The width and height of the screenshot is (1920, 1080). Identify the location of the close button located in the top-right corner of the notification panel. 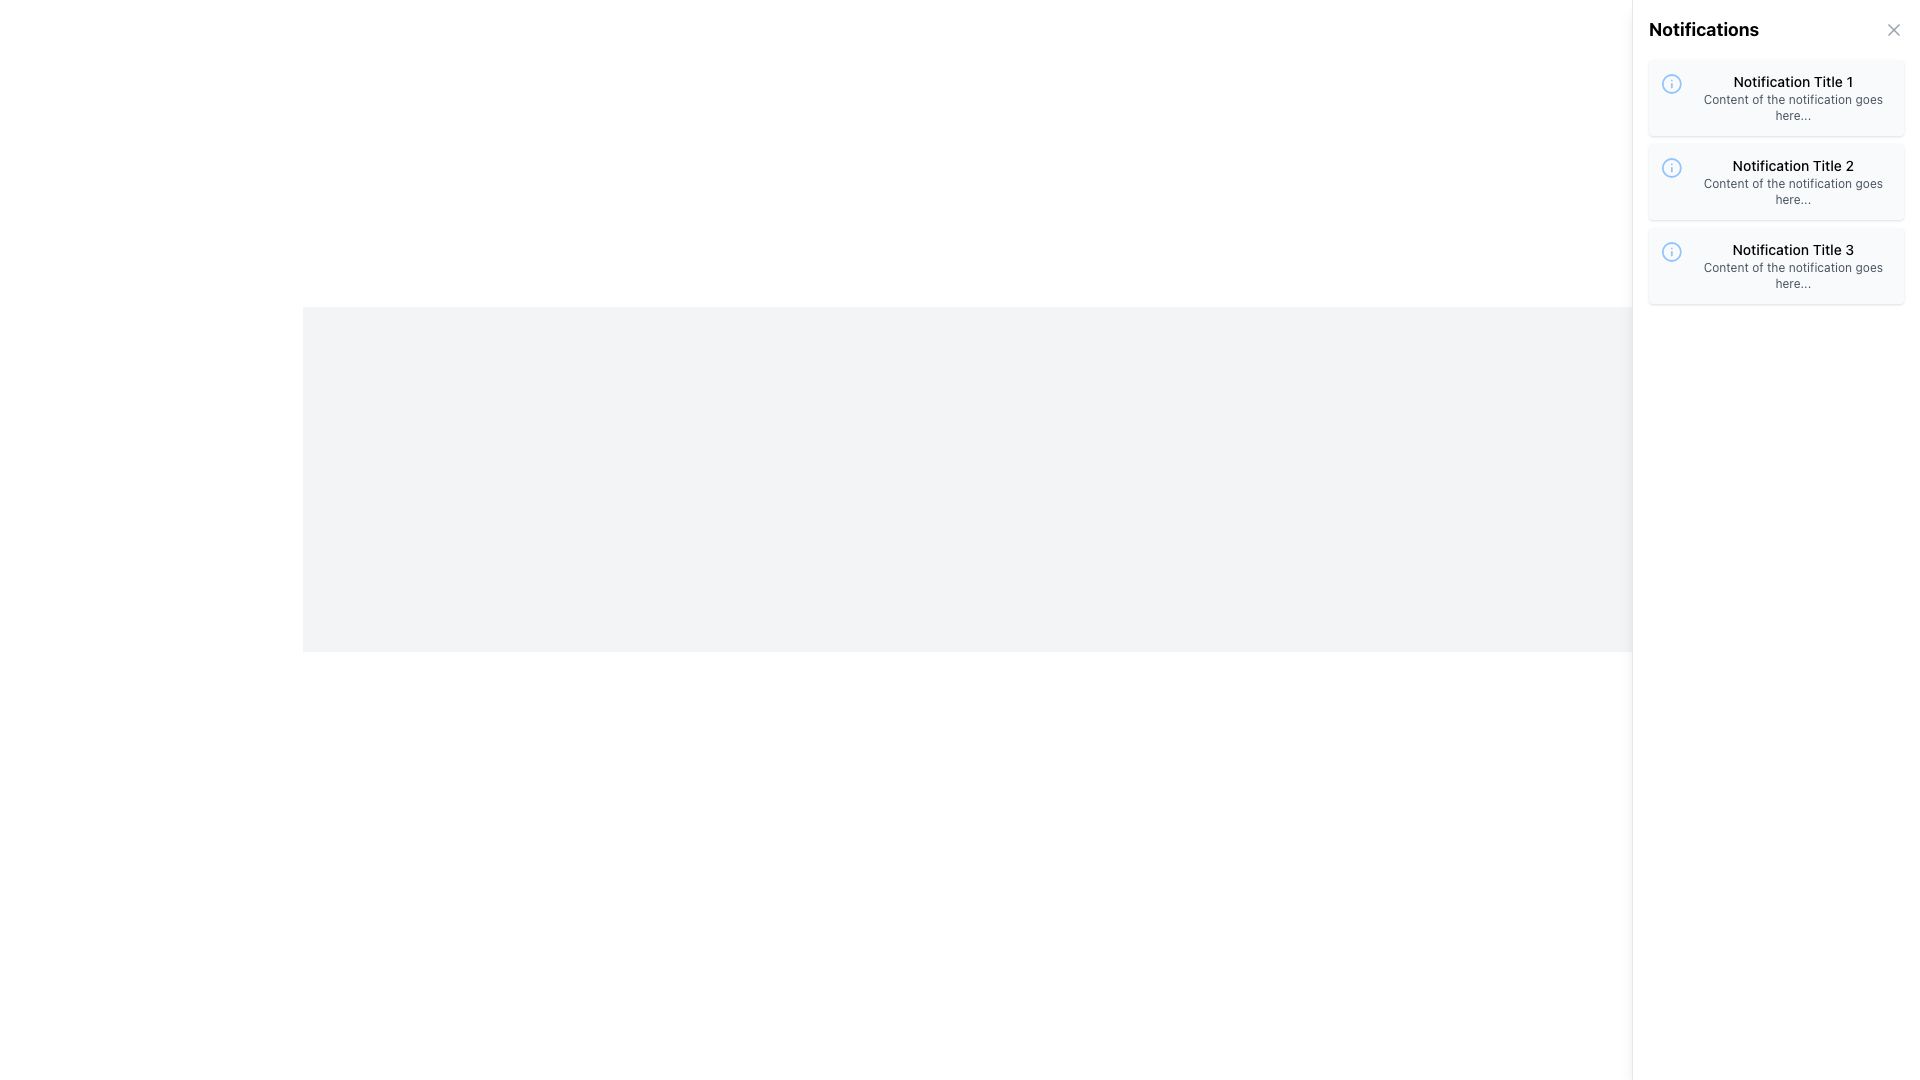
(1893, 30).